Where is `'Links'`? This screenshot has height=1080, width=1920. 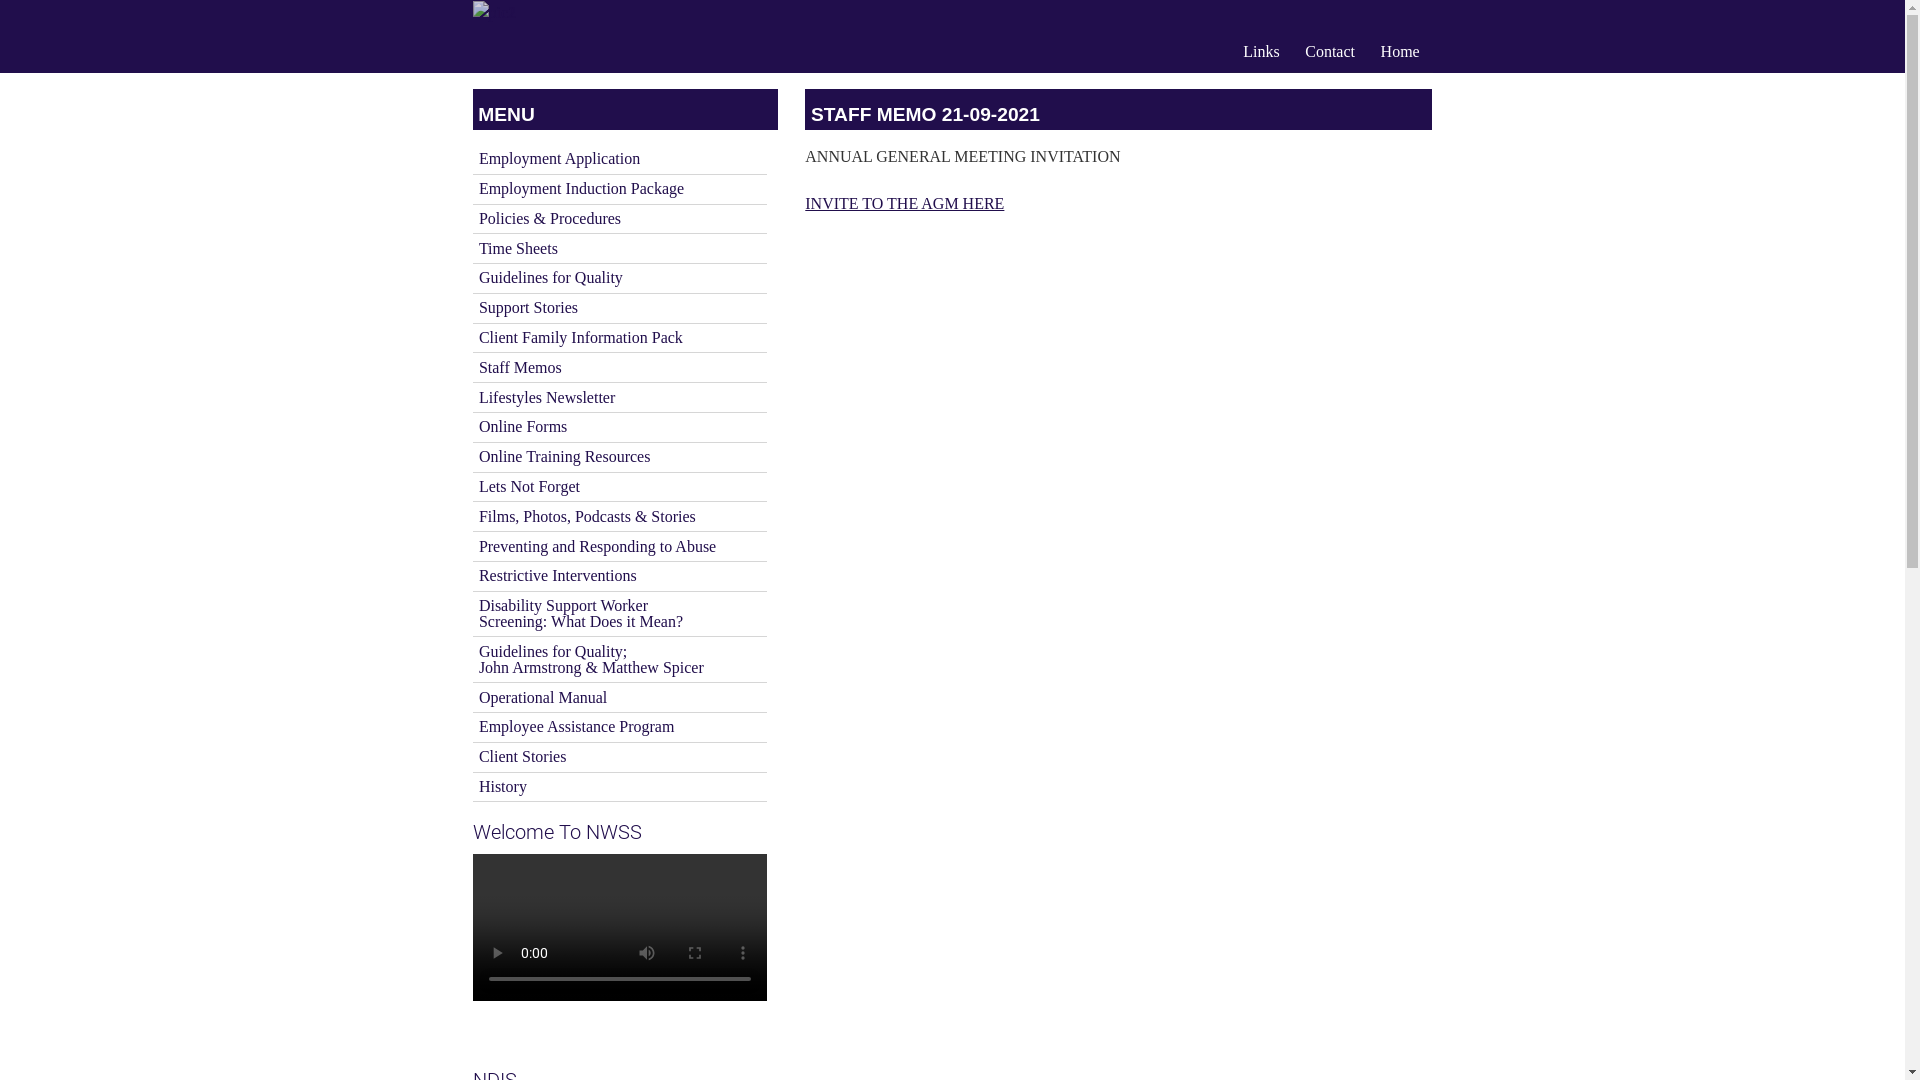 'Links' is located at coordinates (1260, 50).